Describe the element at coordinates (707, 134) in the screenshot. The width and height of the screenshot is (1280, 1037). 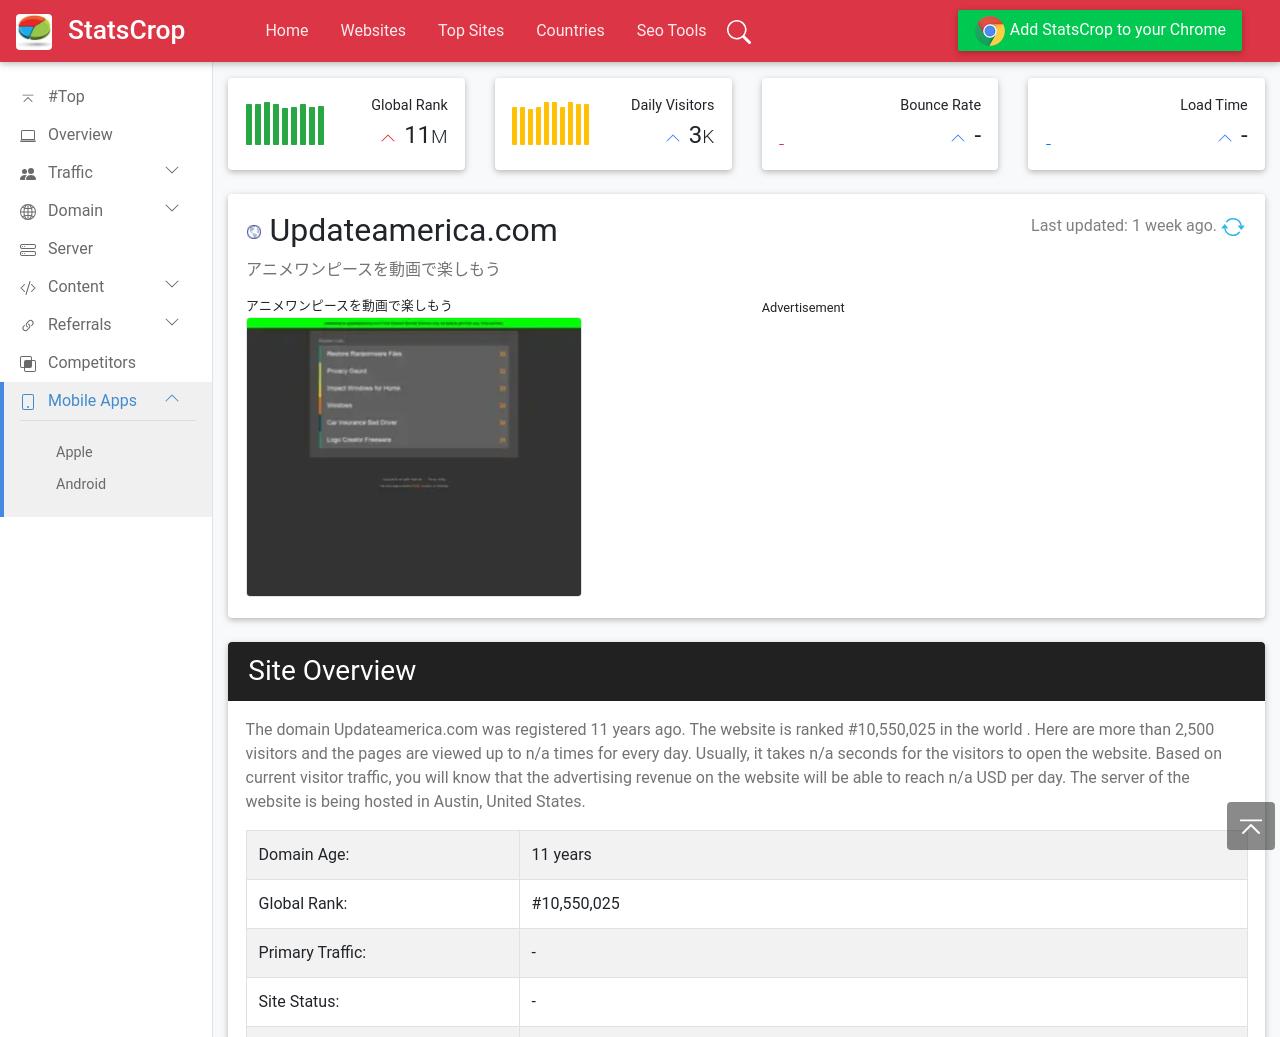
I see `'K'` at that location.